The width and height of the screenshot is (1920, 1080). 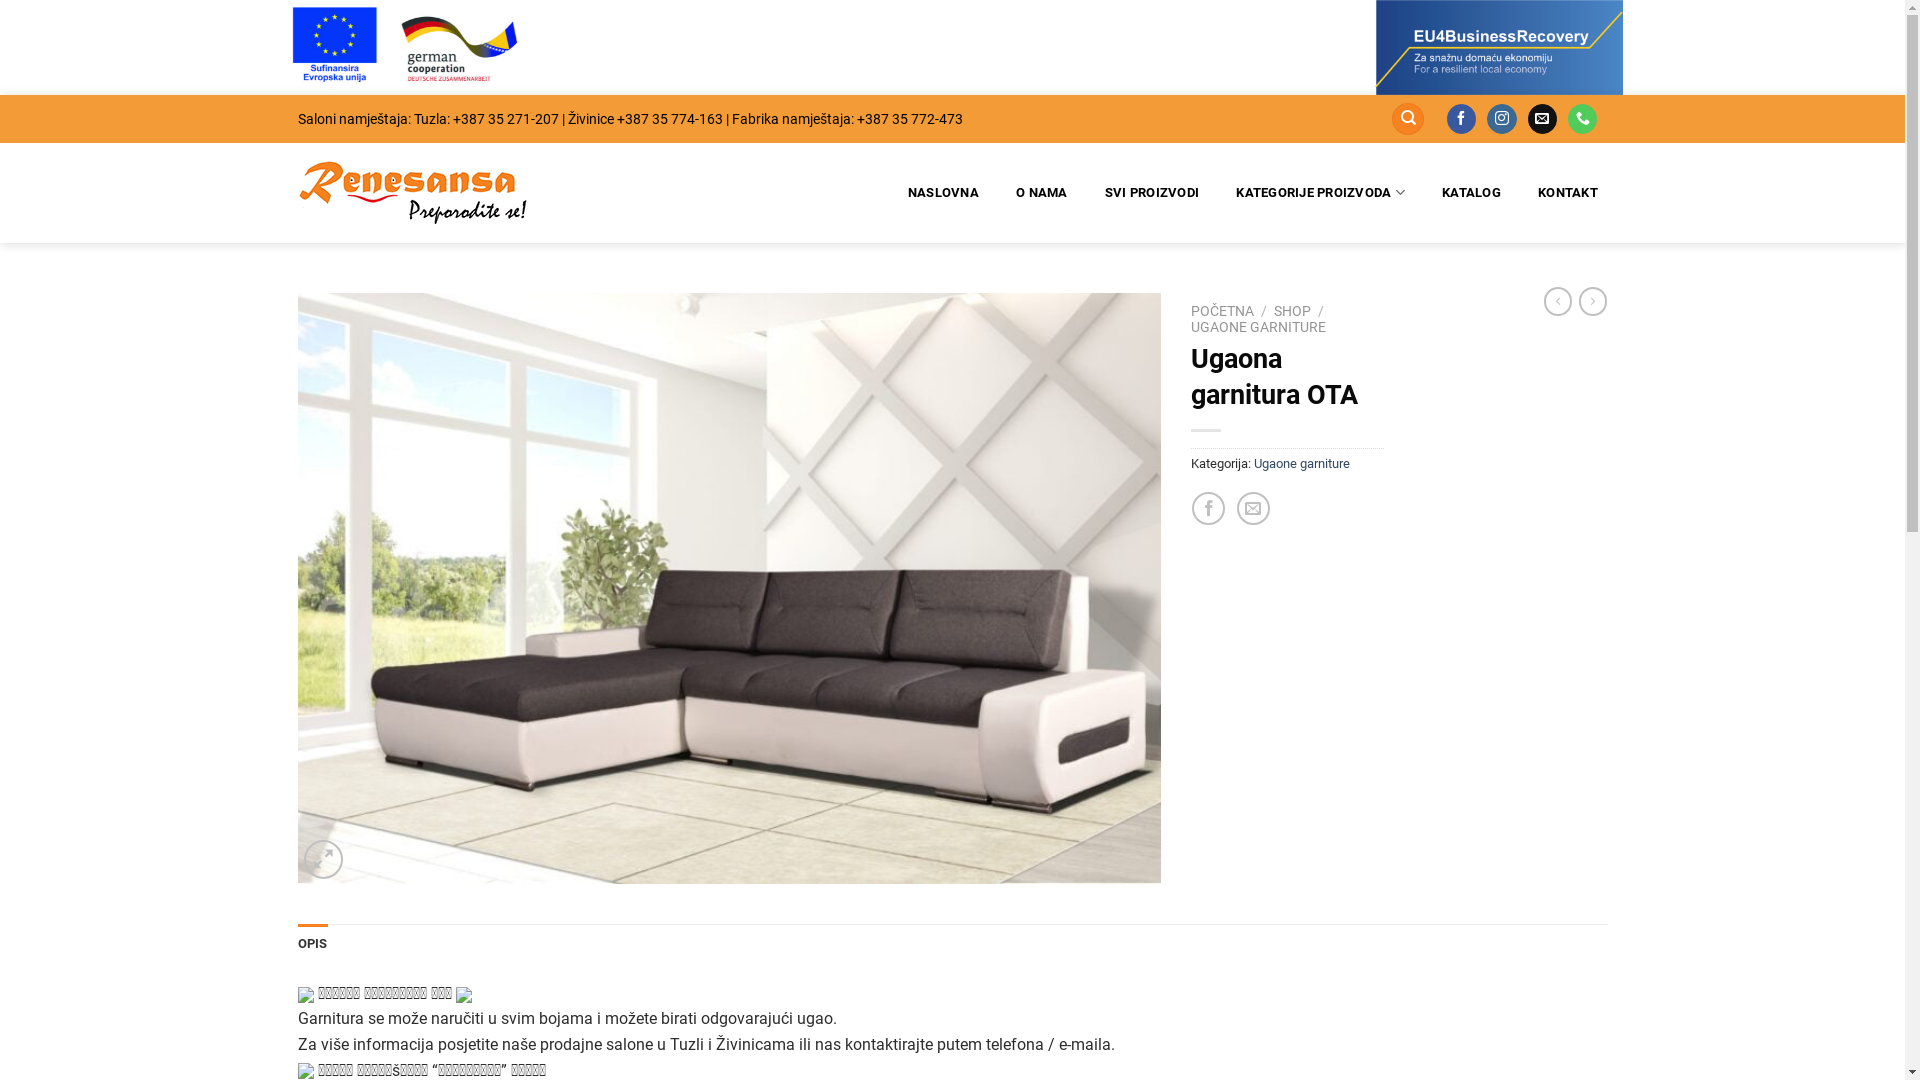 I want to click on '+387 35 772-473', so click(x=855, y=119).